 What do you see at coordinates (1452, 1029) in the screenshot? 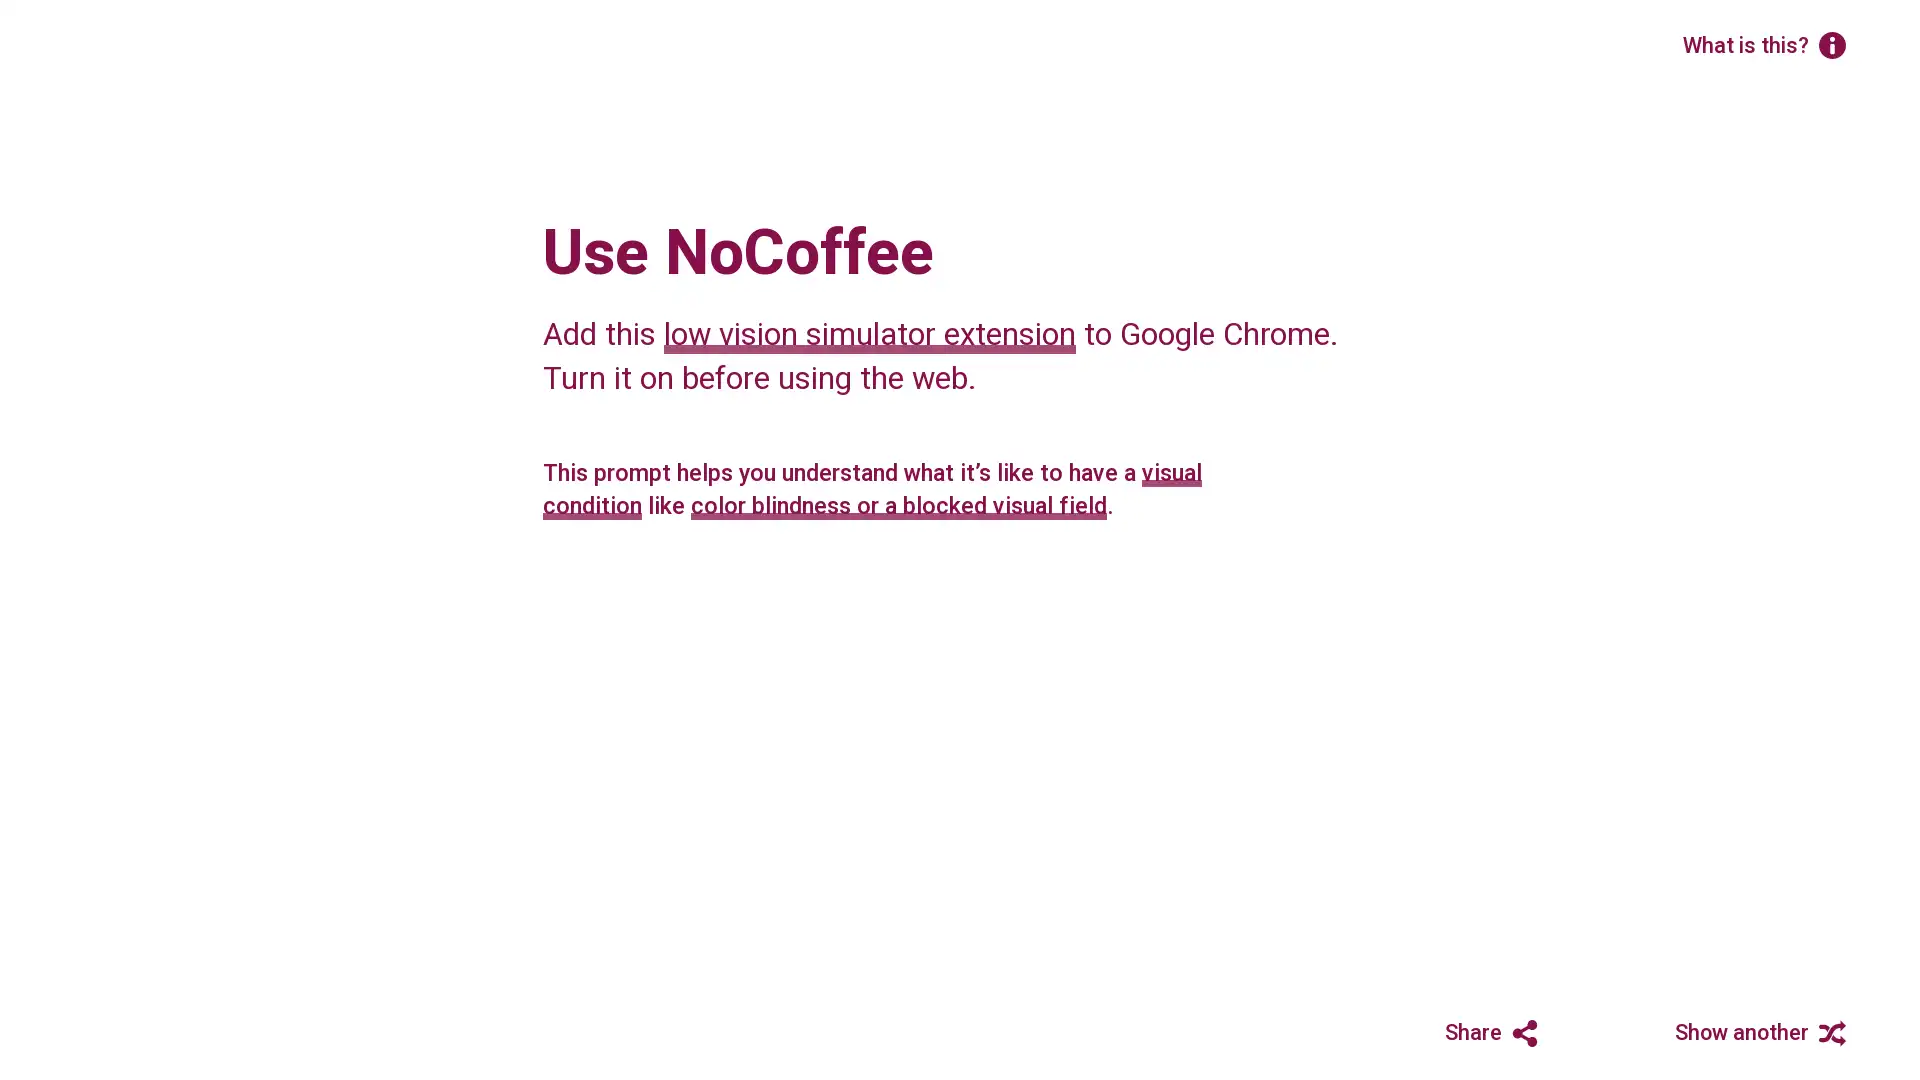
I see `Share` at bounding box center [1452, 1029].